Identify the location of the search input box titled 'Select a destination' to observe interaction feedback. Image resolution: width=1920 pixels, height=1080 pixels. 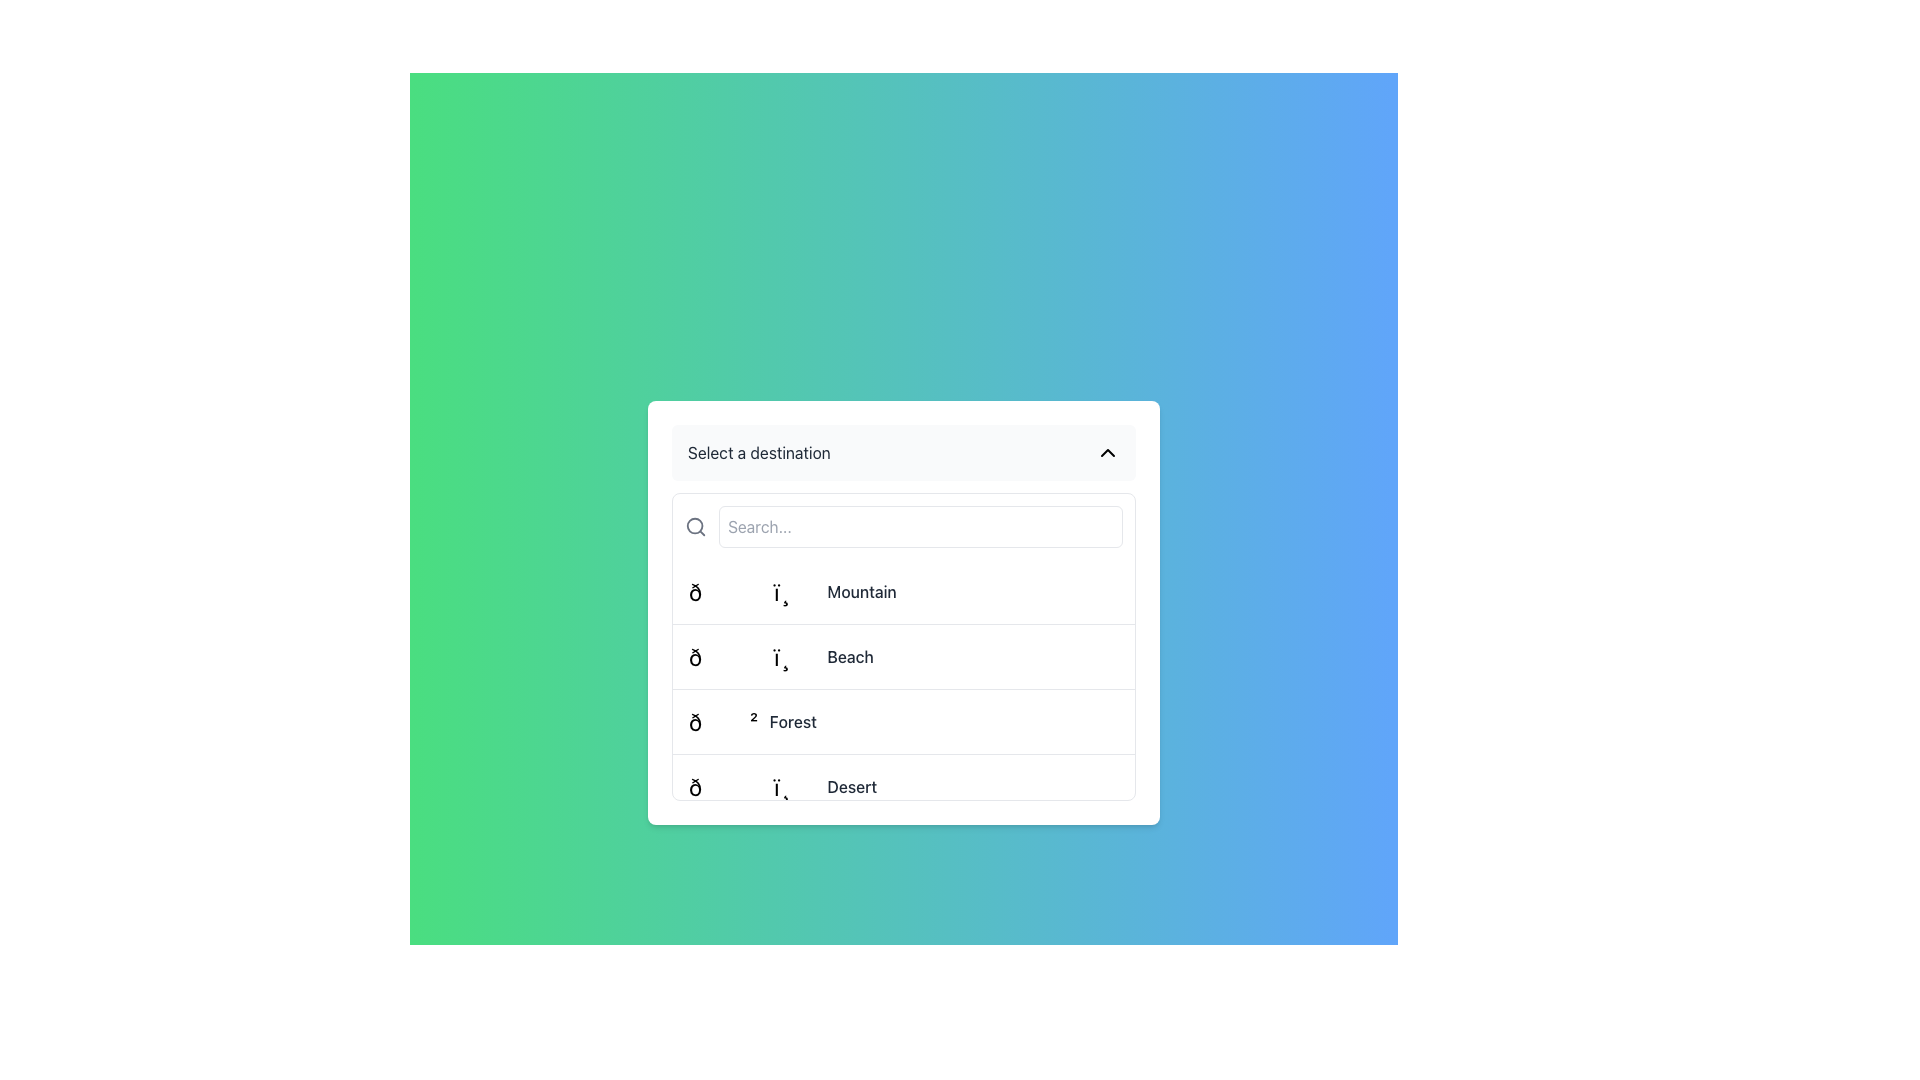
(902, 526).